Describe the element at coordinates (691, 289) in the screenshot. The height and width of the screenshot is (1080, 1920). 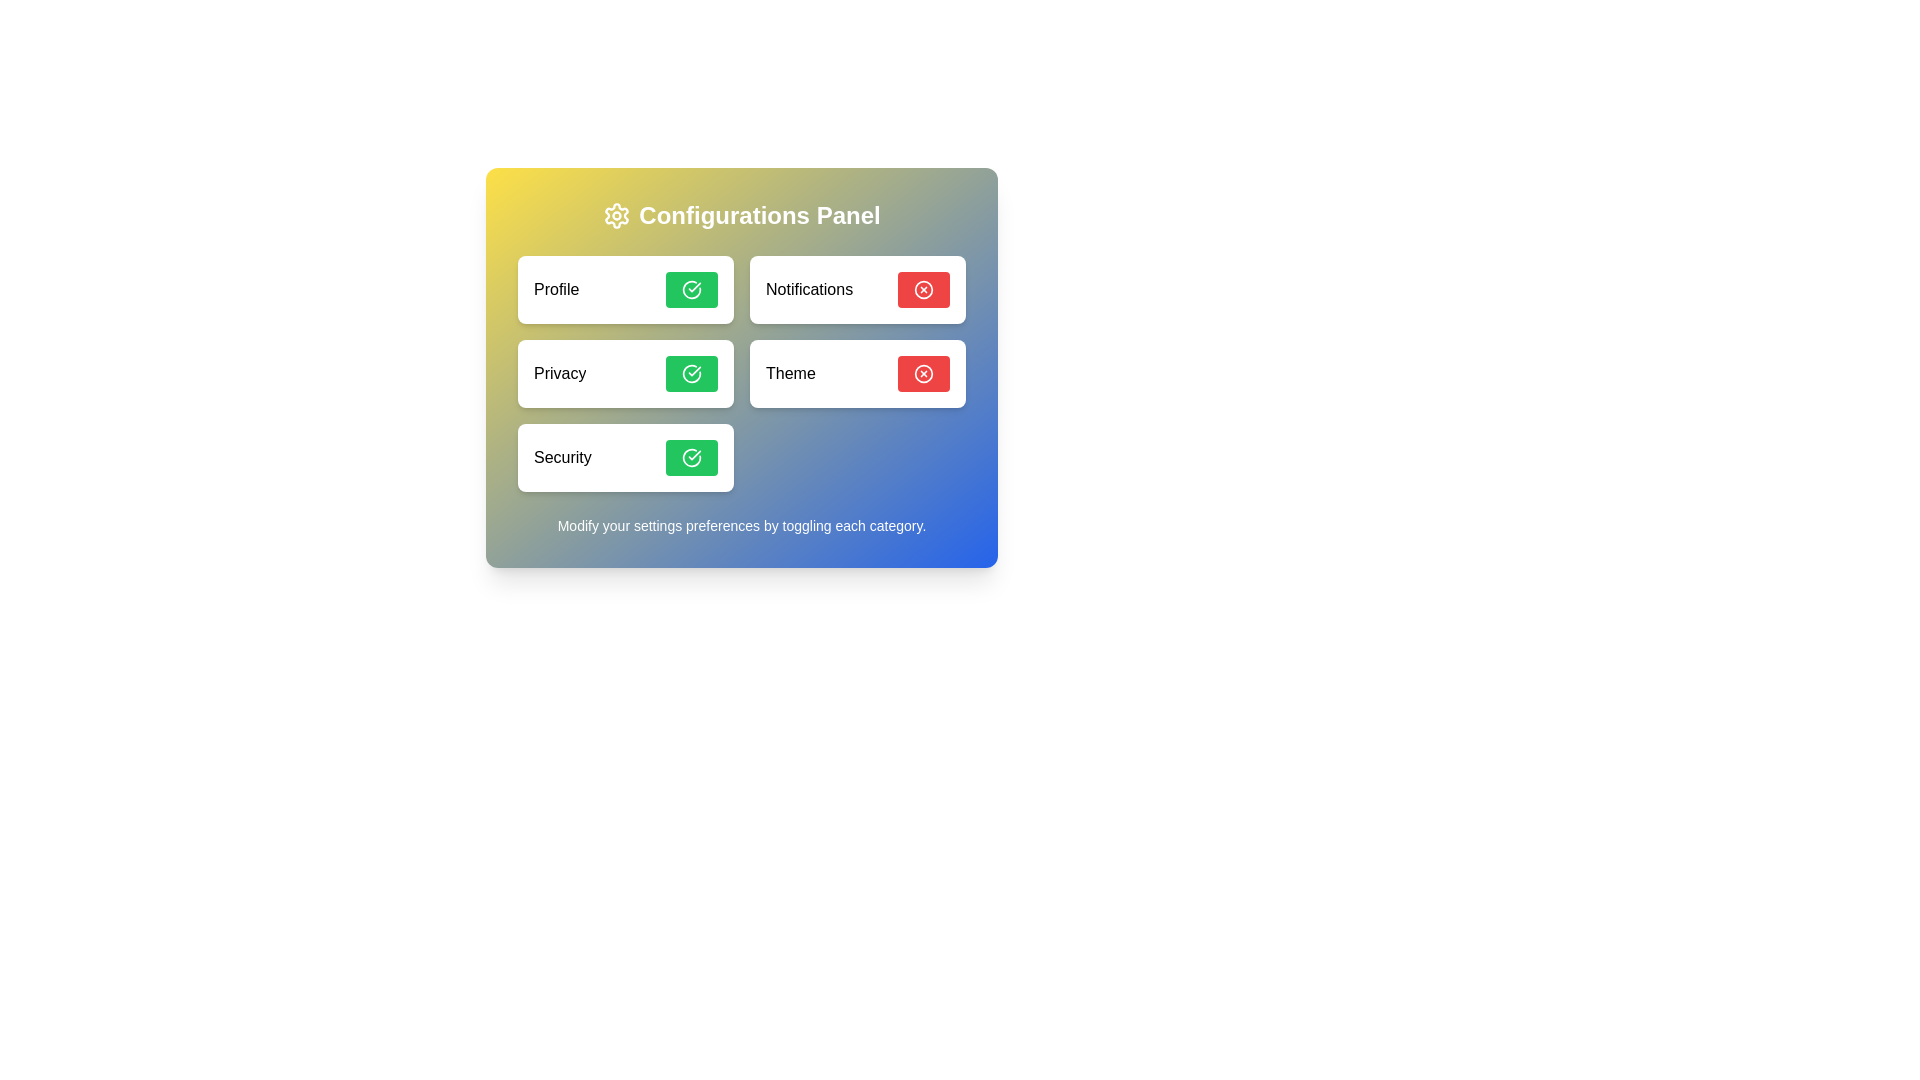
I see `the circular icon with a green background and white checkmark located to the right of the 'Profile' label in the configuration options` at that location.